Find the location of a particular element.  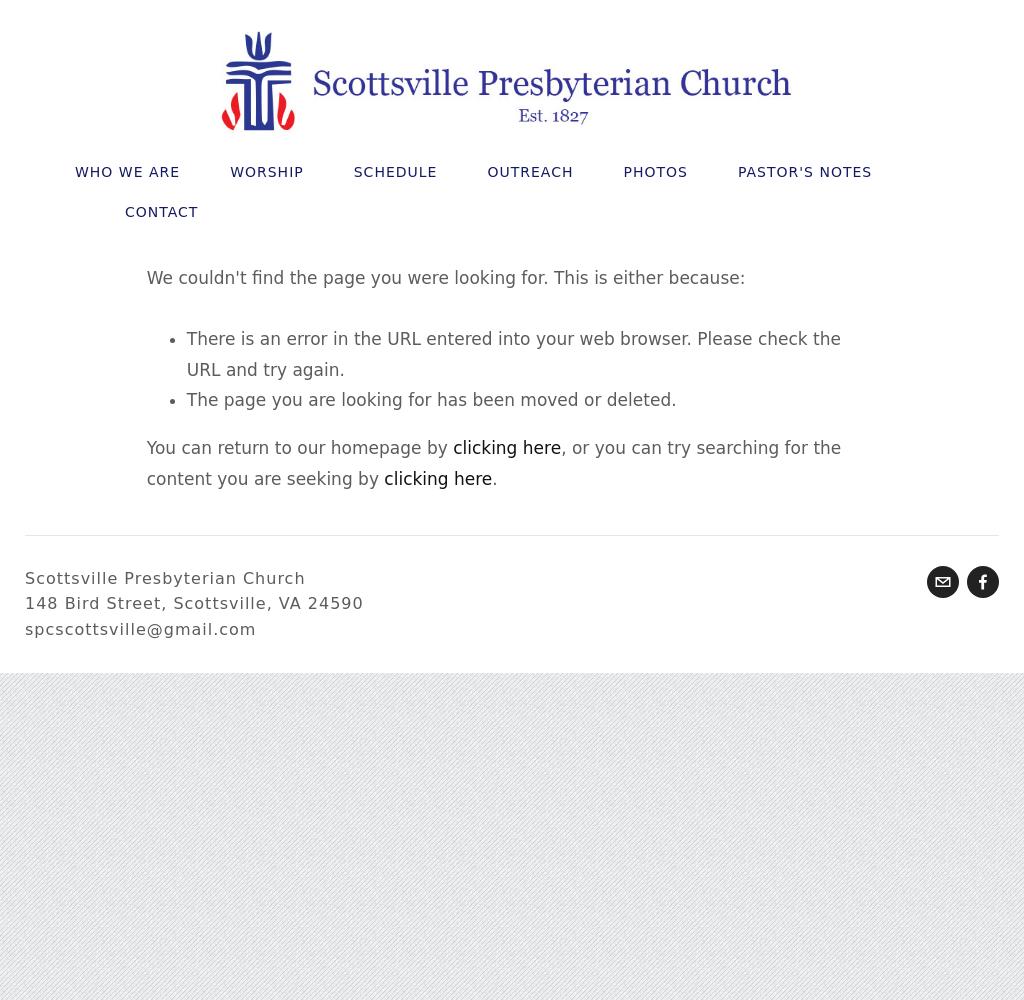

'Photos' is located at coordinates (653, 172).